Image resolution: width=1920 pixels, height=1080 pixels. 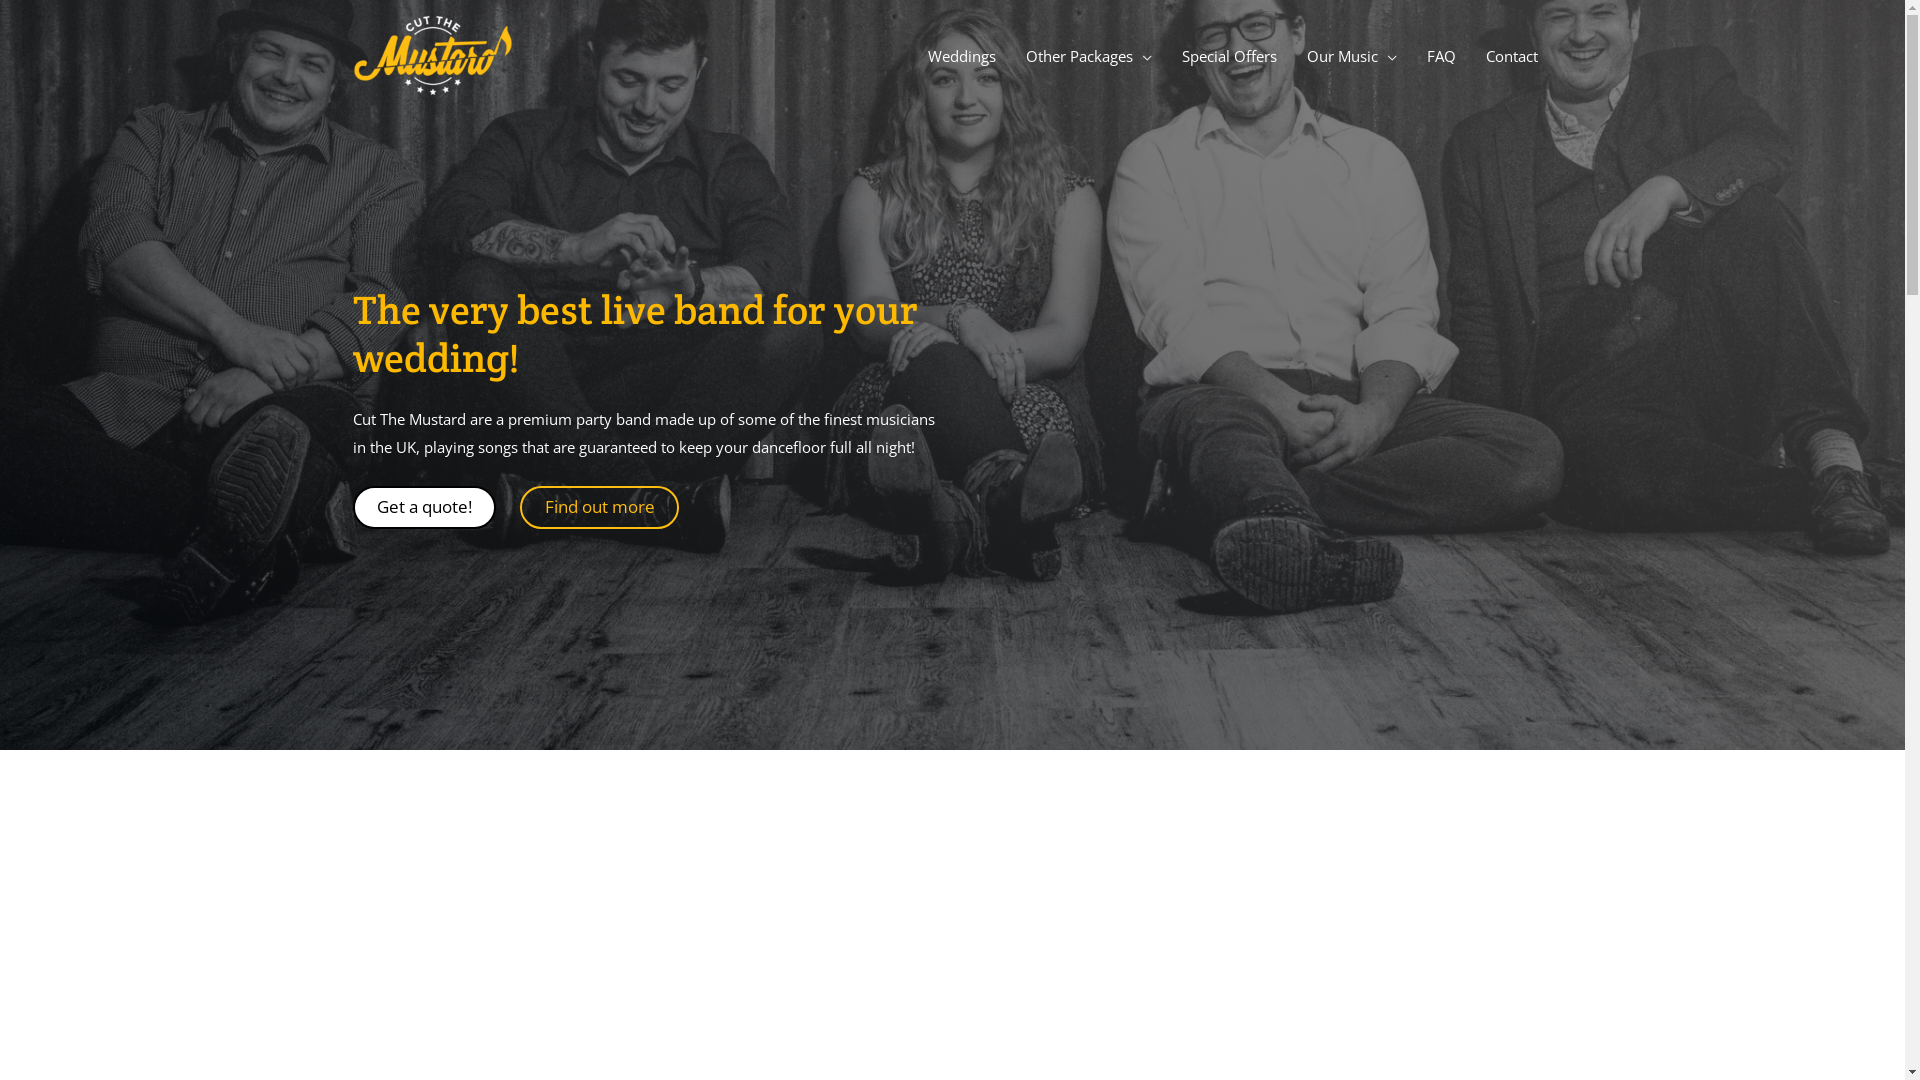 I want to click on 'Find out more', so click(x=598, y=506).